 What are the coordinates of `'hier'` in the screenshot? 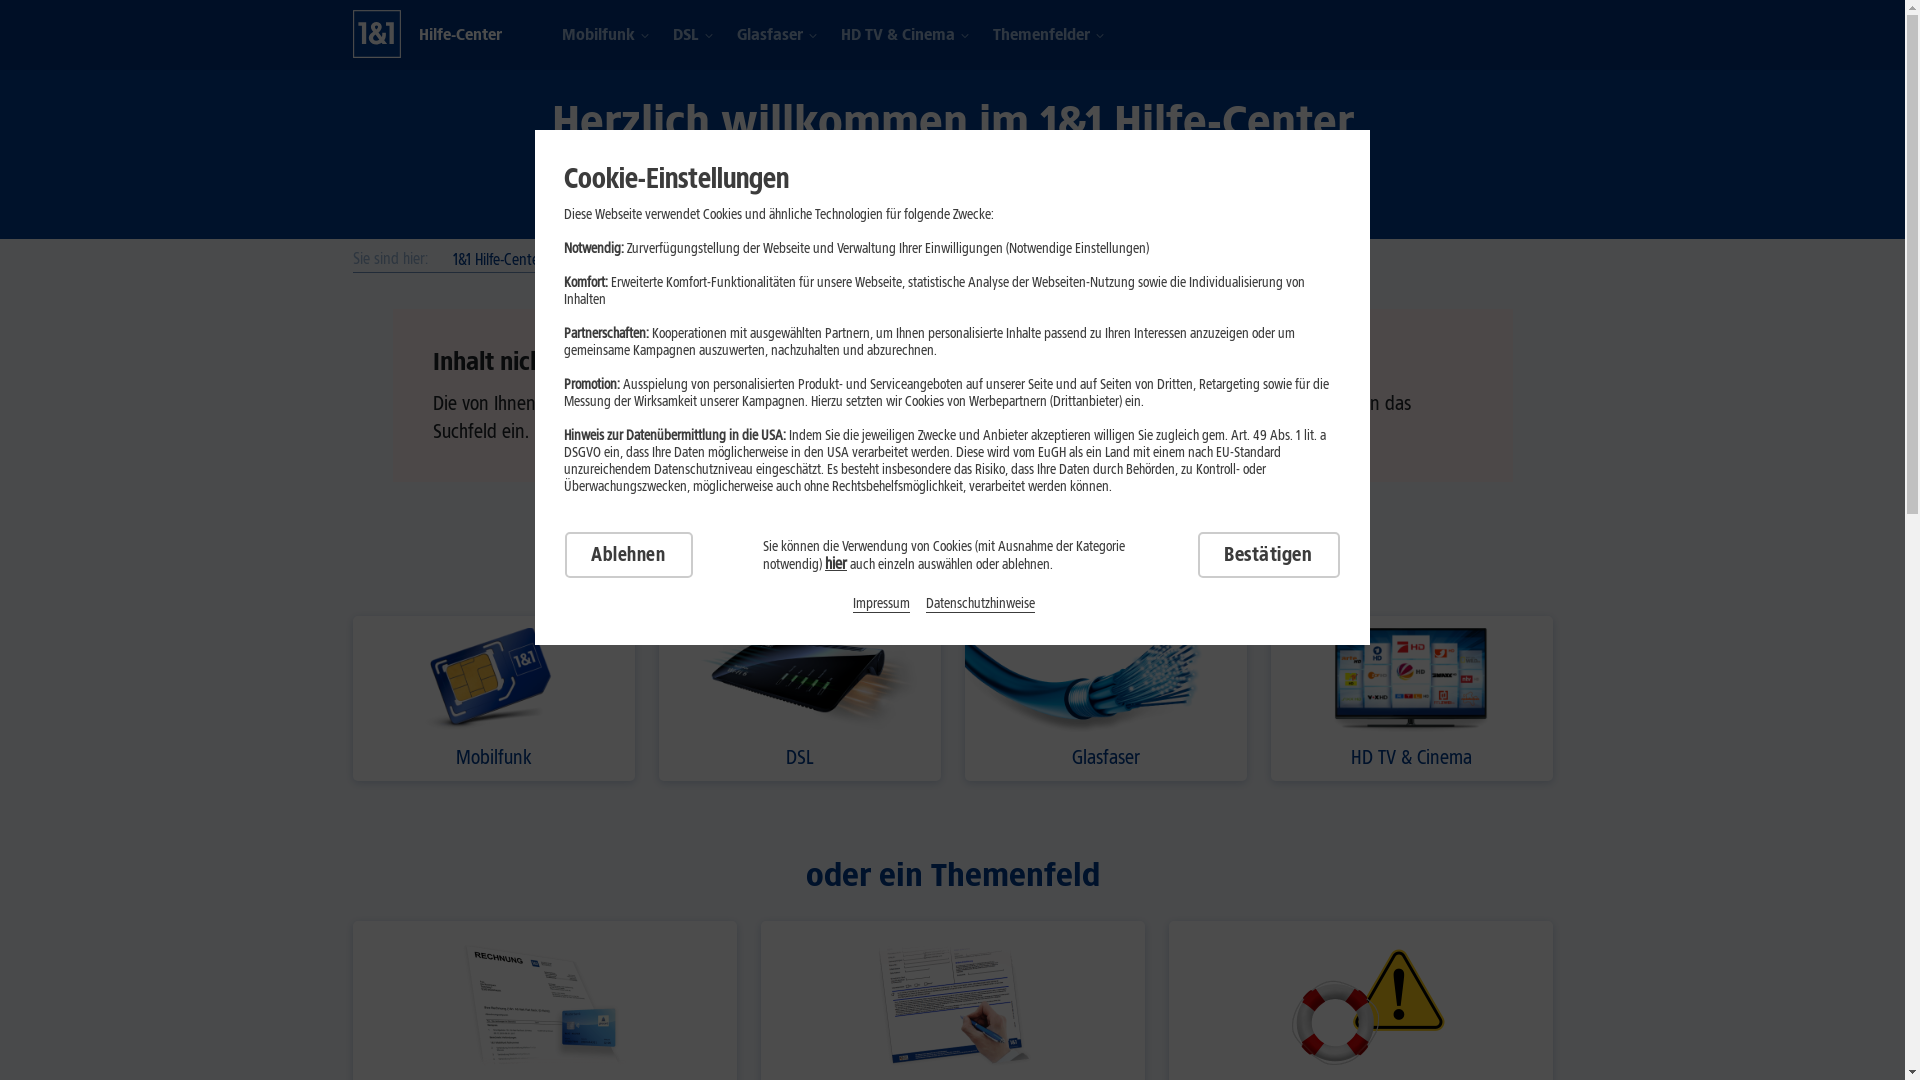 It's located at (835, 563).